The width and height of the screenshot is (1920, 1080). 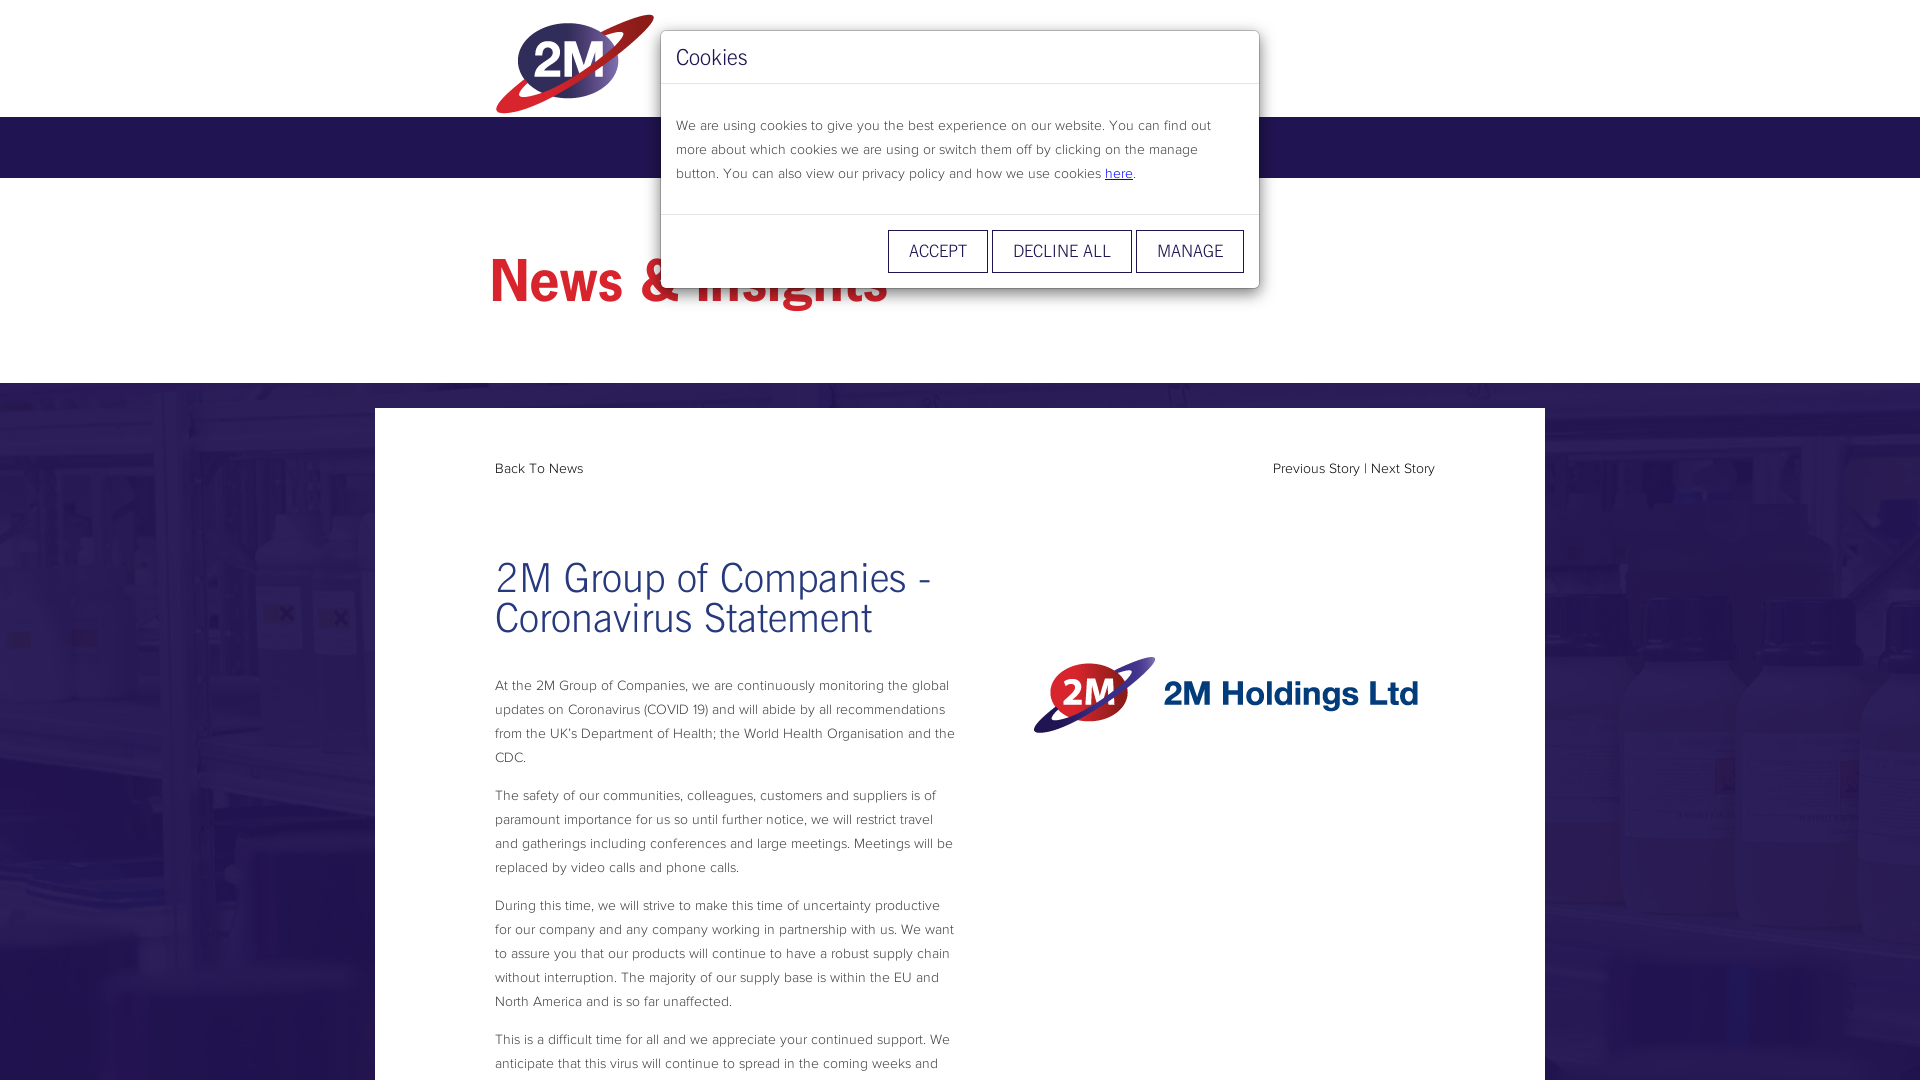 What do you see at coordinates (648, 61) in the screenshot?
I see `'Services'` at bounding box center [648, 61].